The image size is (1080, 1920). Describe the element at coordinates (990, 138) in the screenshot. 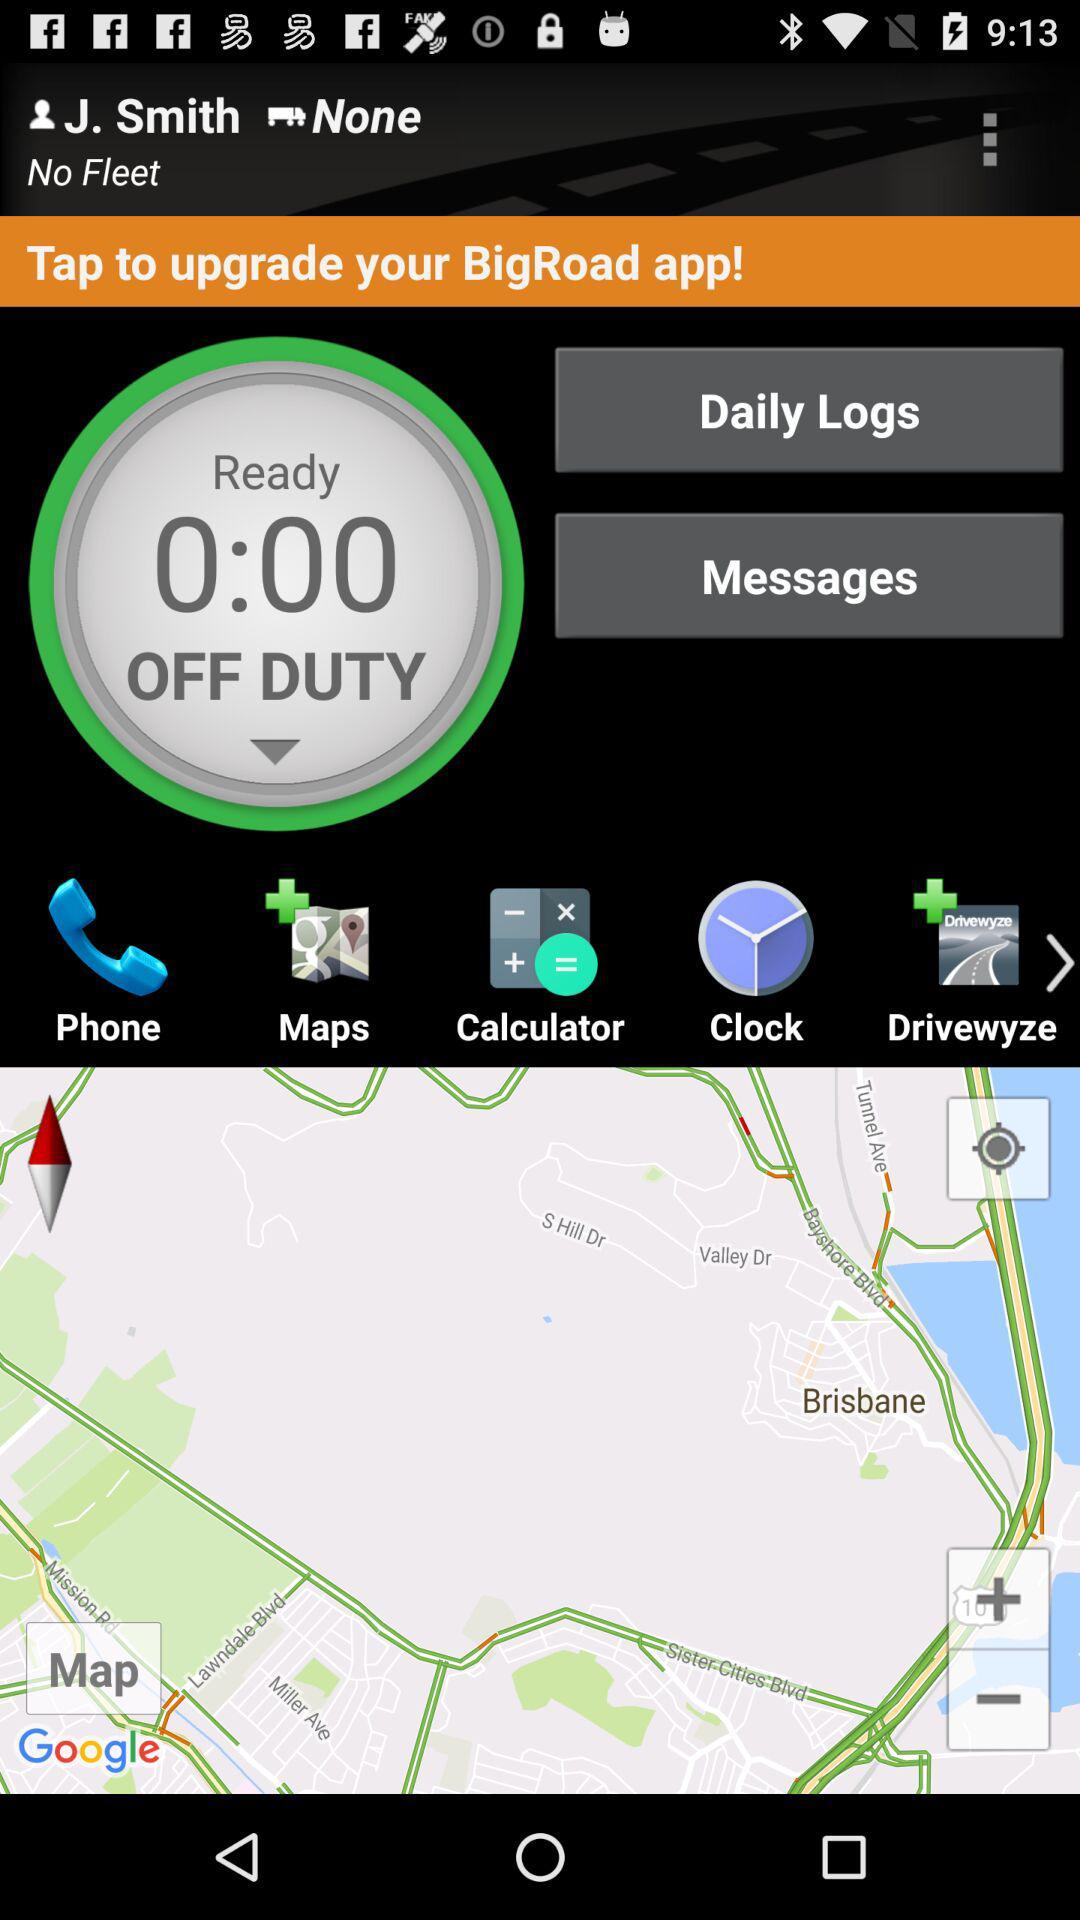

I see `item next to none` at that location.